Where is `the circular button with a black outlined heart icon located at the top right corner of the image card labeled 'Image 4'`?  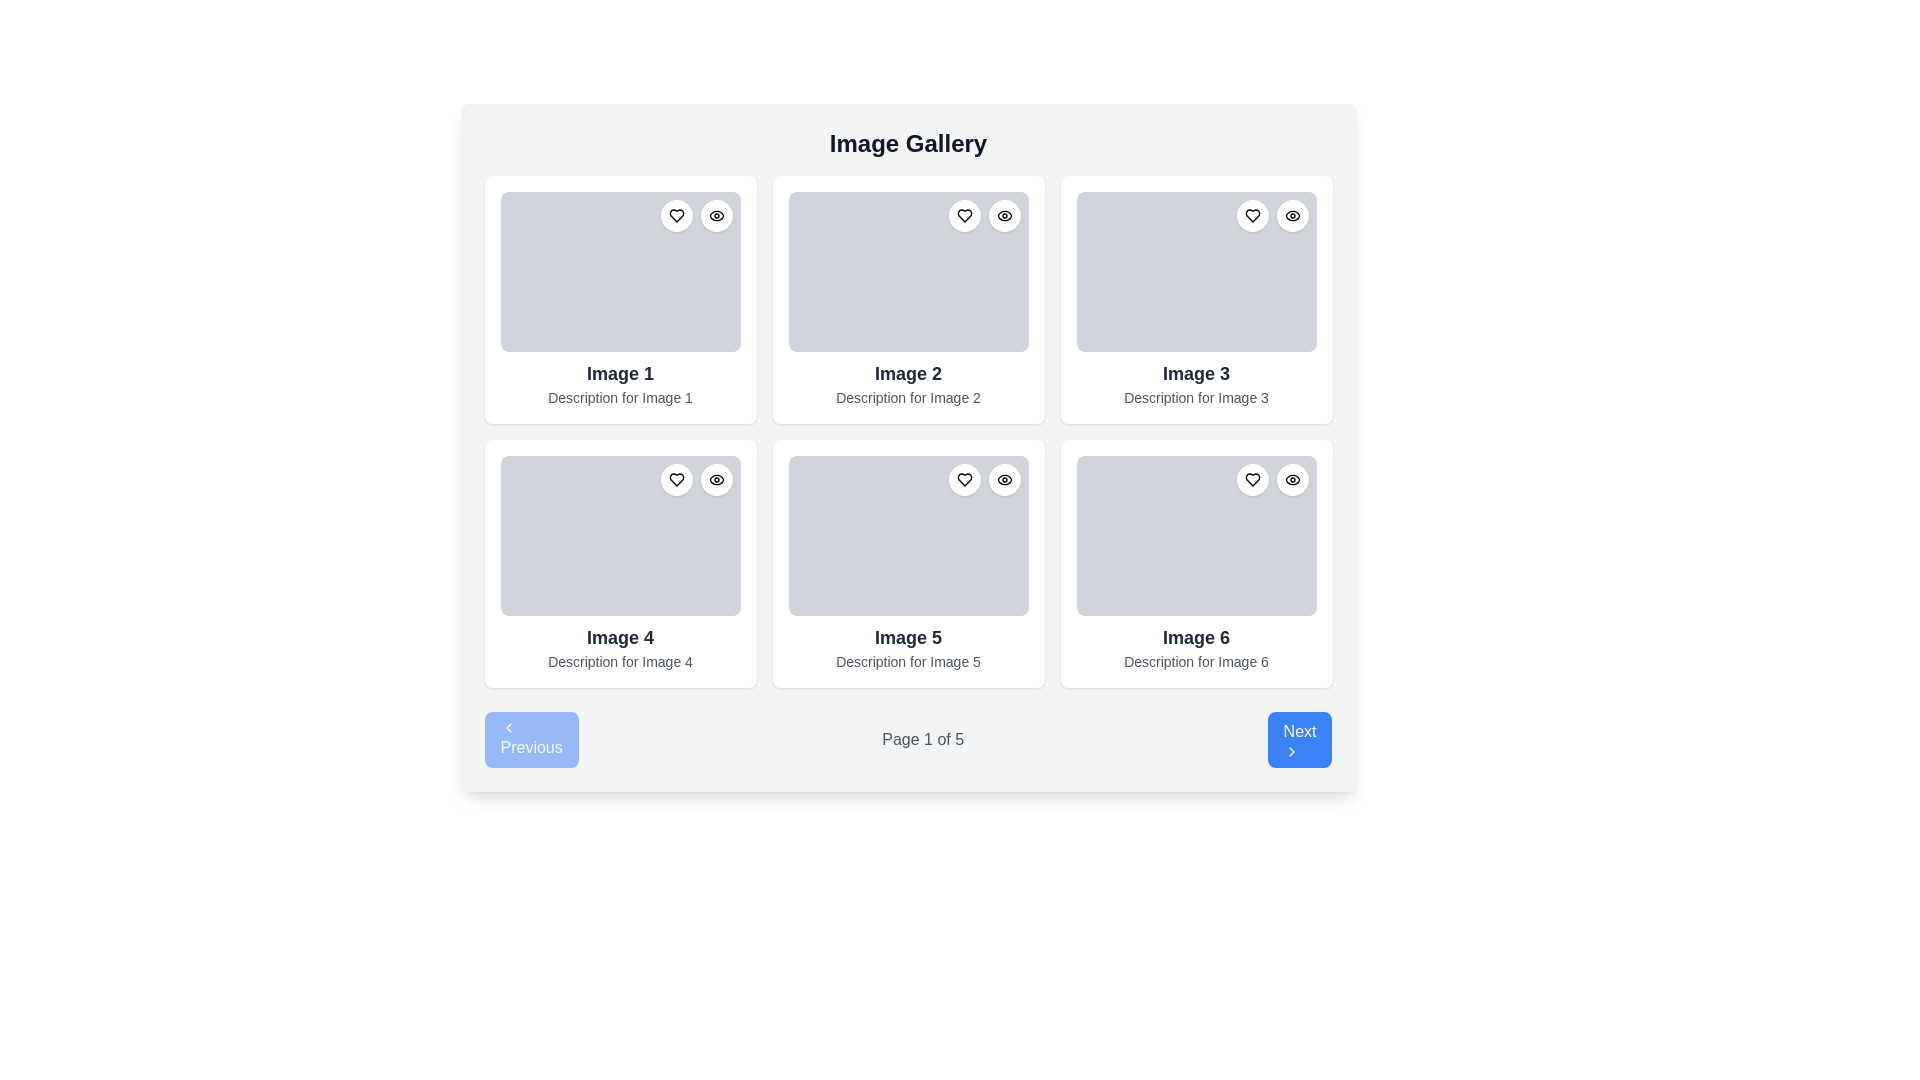 the circular button with a black outlined heart icon located at the top right corner of the image card labeled 'Image 4' is located at coordinates (676, 479).